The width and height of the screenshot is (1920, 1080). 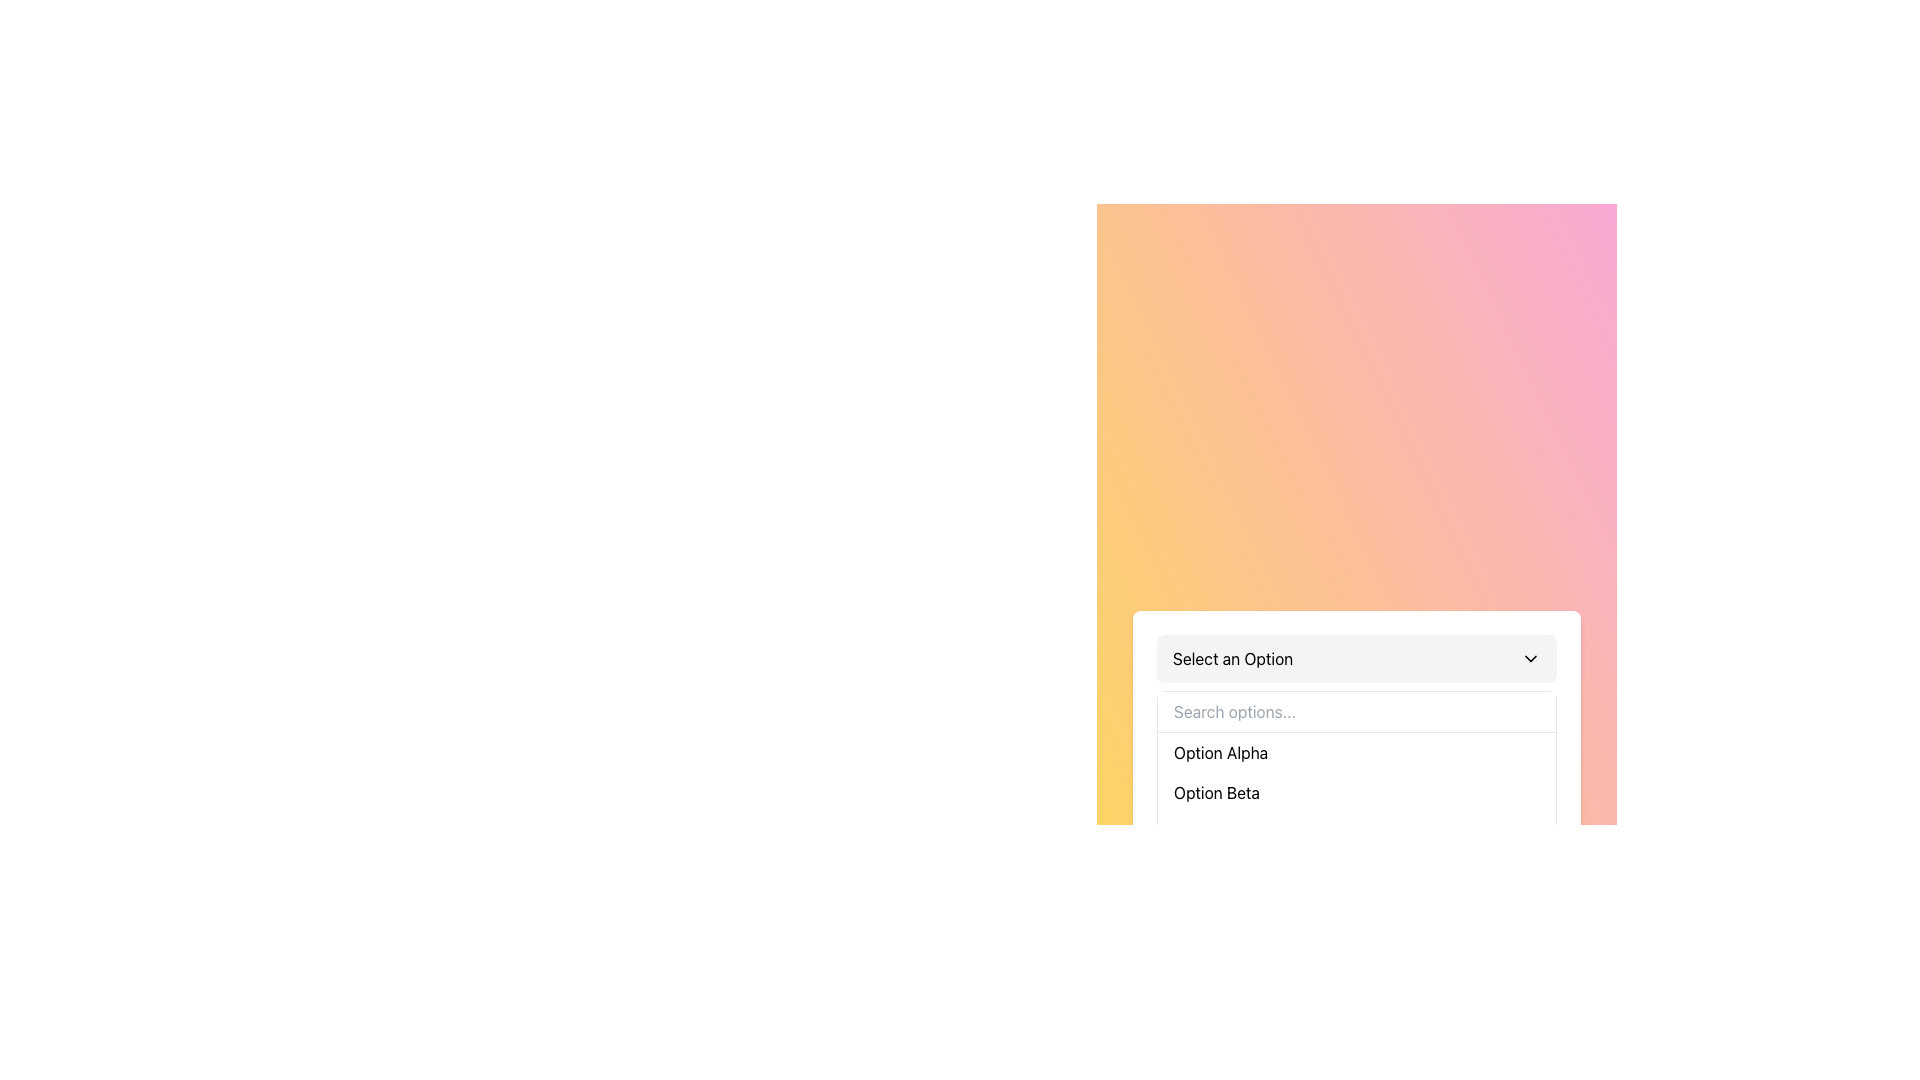 I want to click on the downward-pointing arrow icon located to the right of the 'Select an Option' text in the dropdown interface, so click(x=1530, y=658).